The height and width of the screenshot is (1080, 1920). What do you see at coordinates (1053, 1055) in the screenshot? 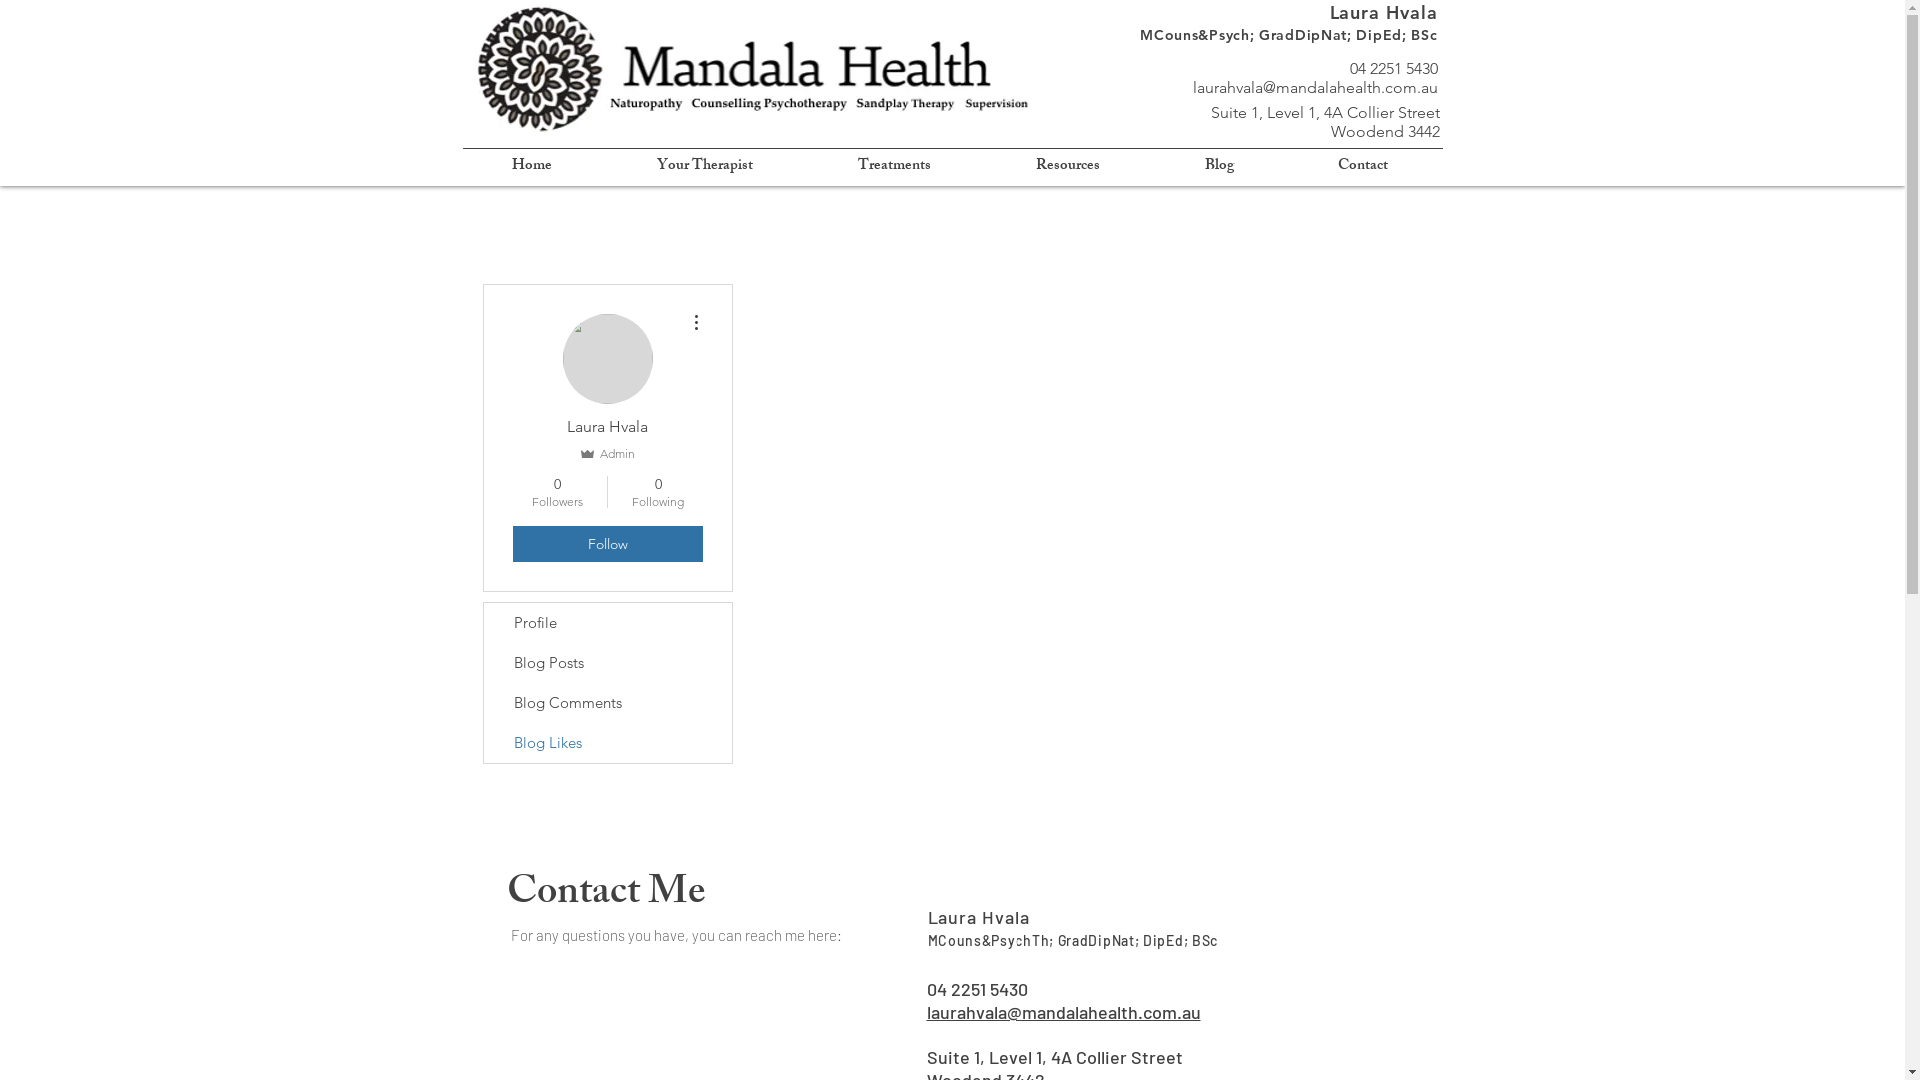
I see `'Suite 1, Level 1, 4A Collier Street'` at bounding box center [1053, 1055].